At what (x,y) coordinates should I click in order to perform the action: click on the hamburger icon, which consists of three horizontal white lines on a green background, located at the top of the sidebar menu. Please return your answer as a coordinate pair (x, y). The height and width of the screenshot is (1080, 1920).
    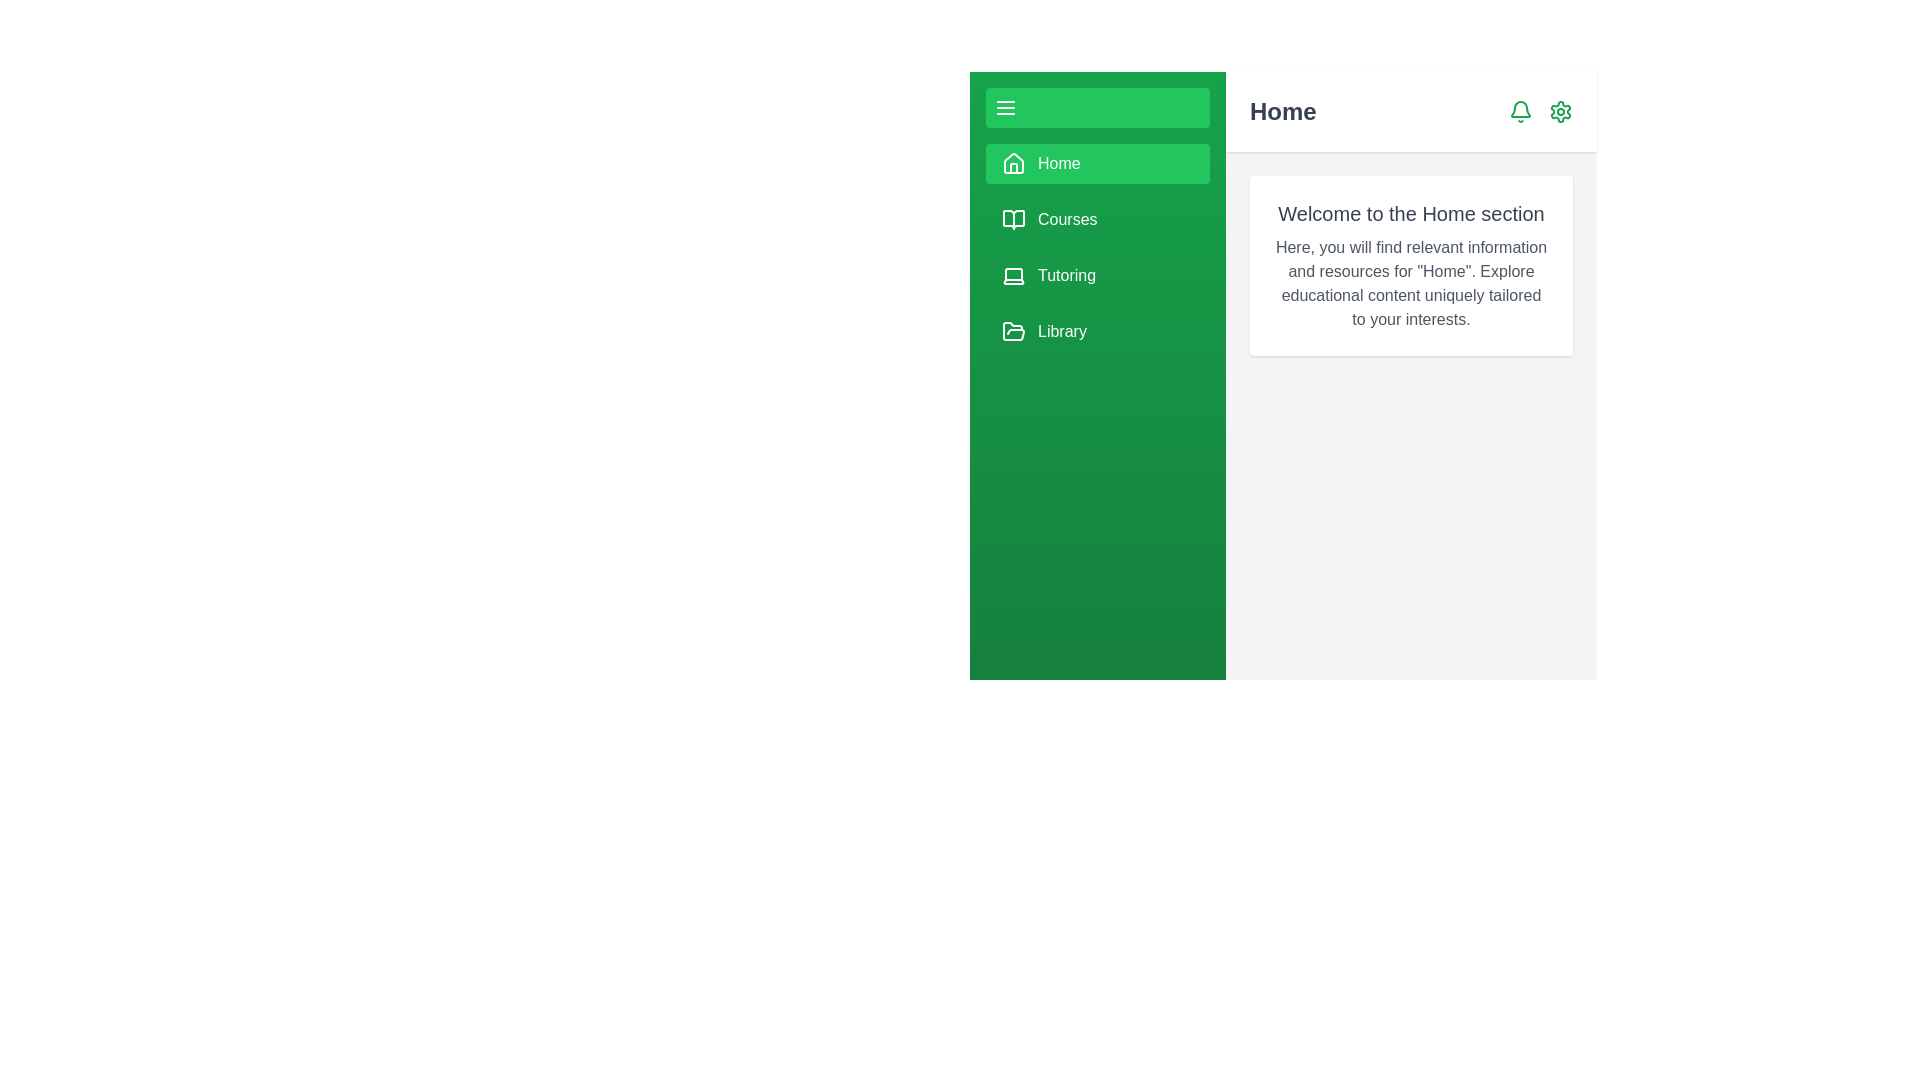
    Looking at the image, I should click on (1006, 108).